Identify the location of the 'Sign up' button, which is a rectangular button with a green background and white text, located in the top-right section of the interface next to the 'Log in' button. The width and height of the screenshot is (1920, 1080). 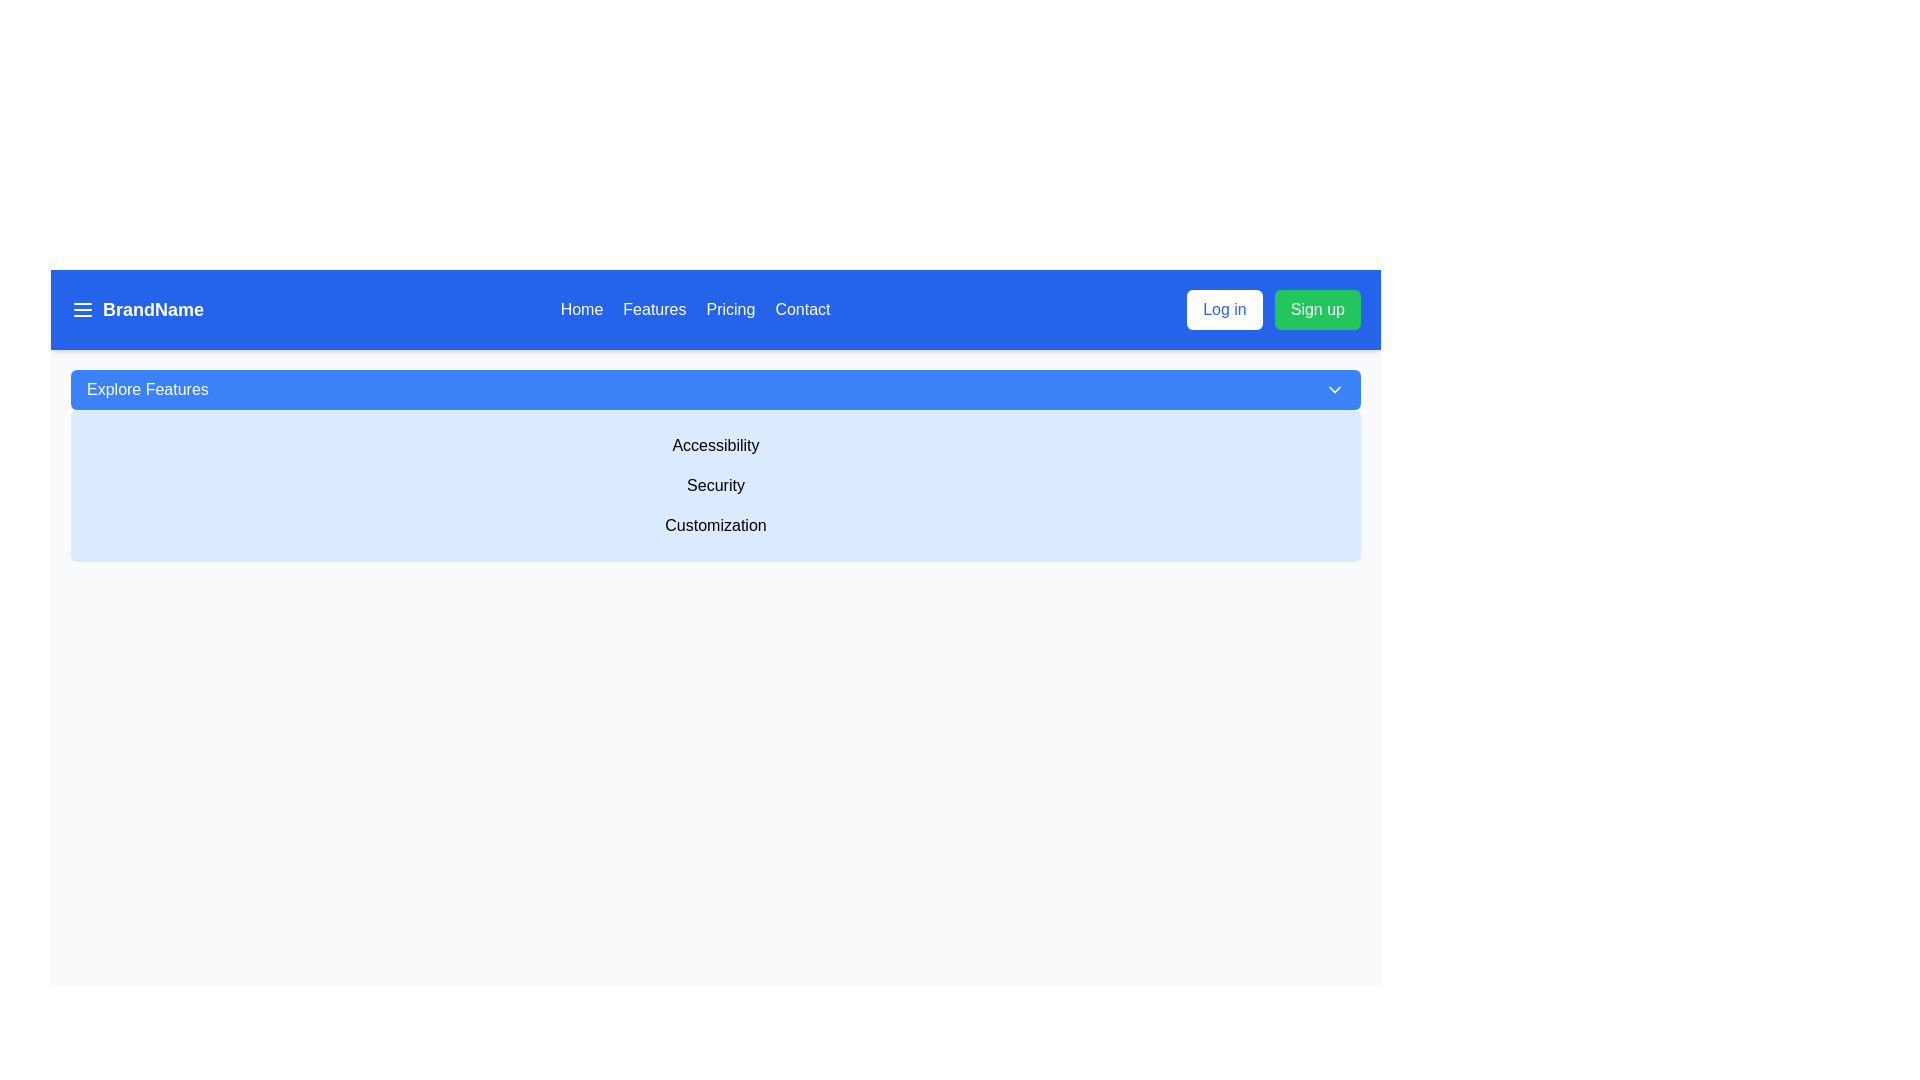
(1317, 309).